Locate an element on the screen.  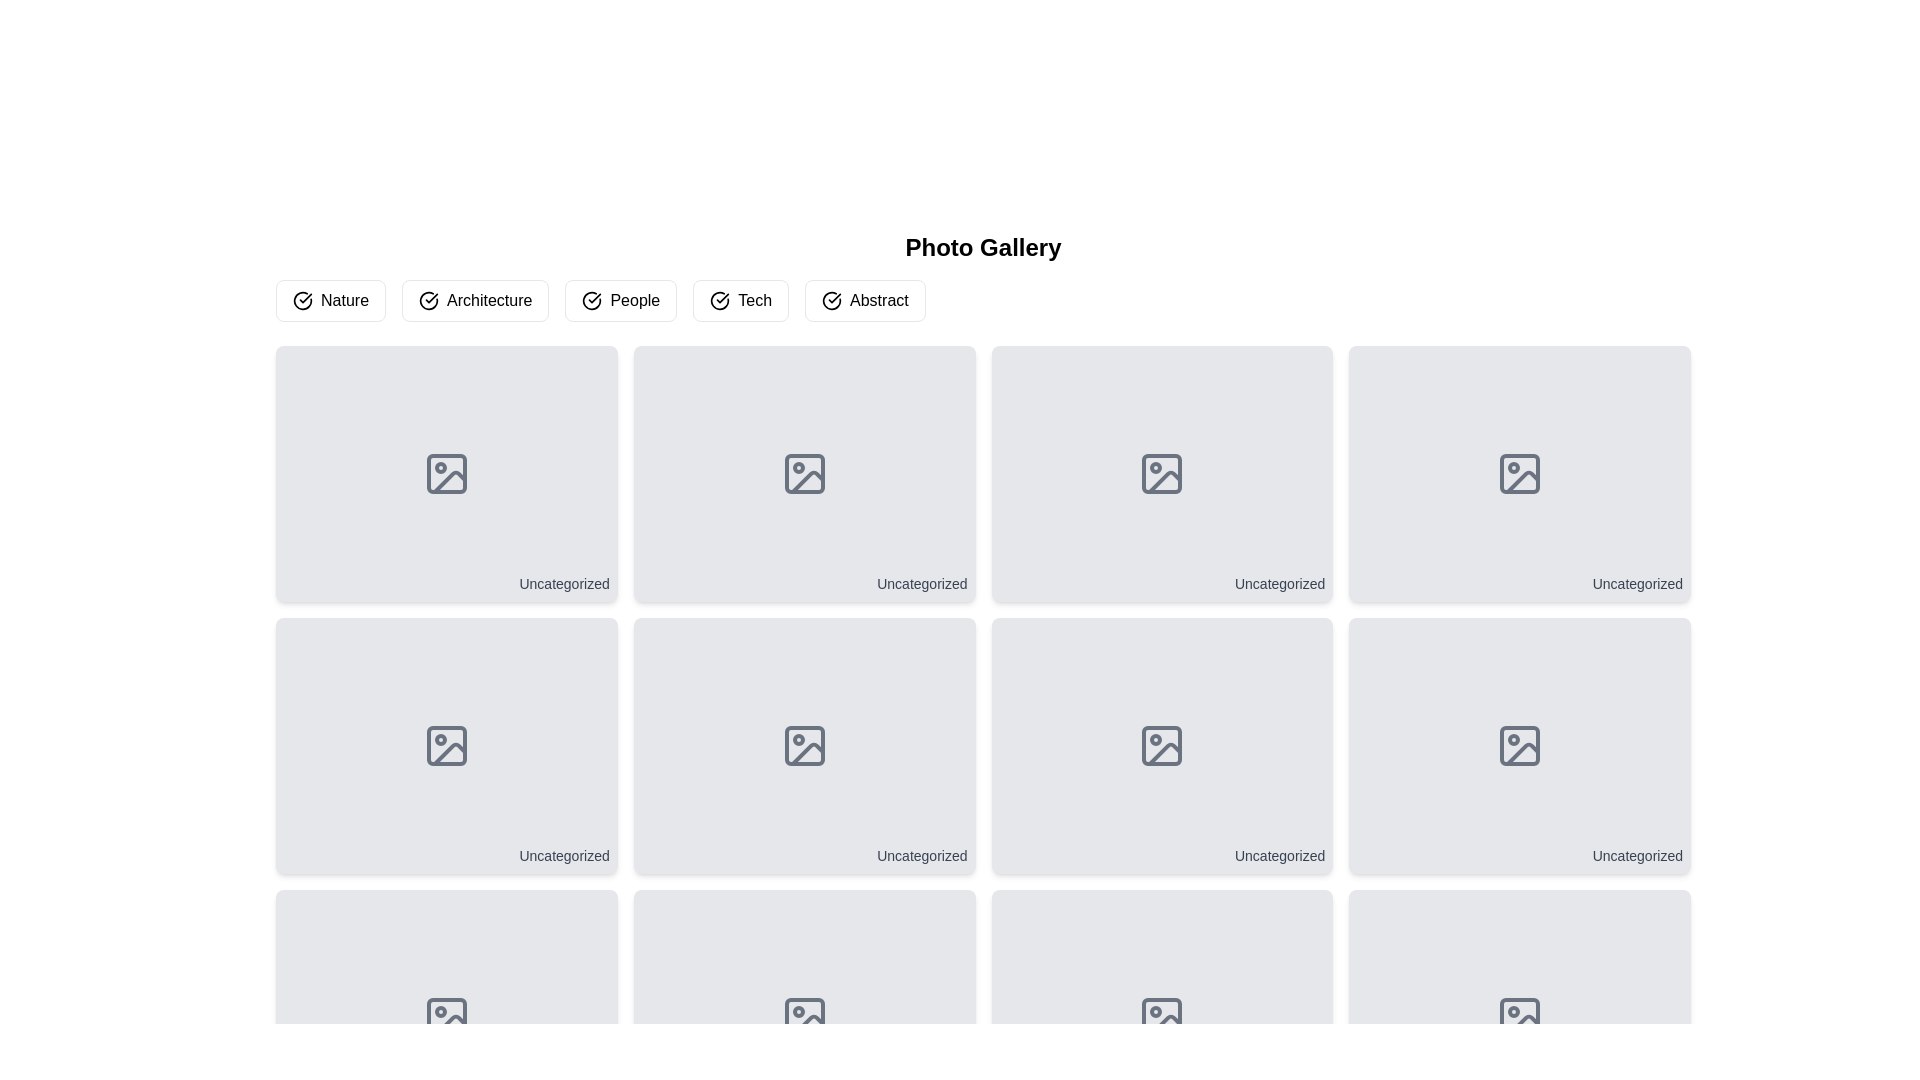
the rectangular thumbnail element labeled 'Uncategorized' located is located at coordinates (1162, 745).